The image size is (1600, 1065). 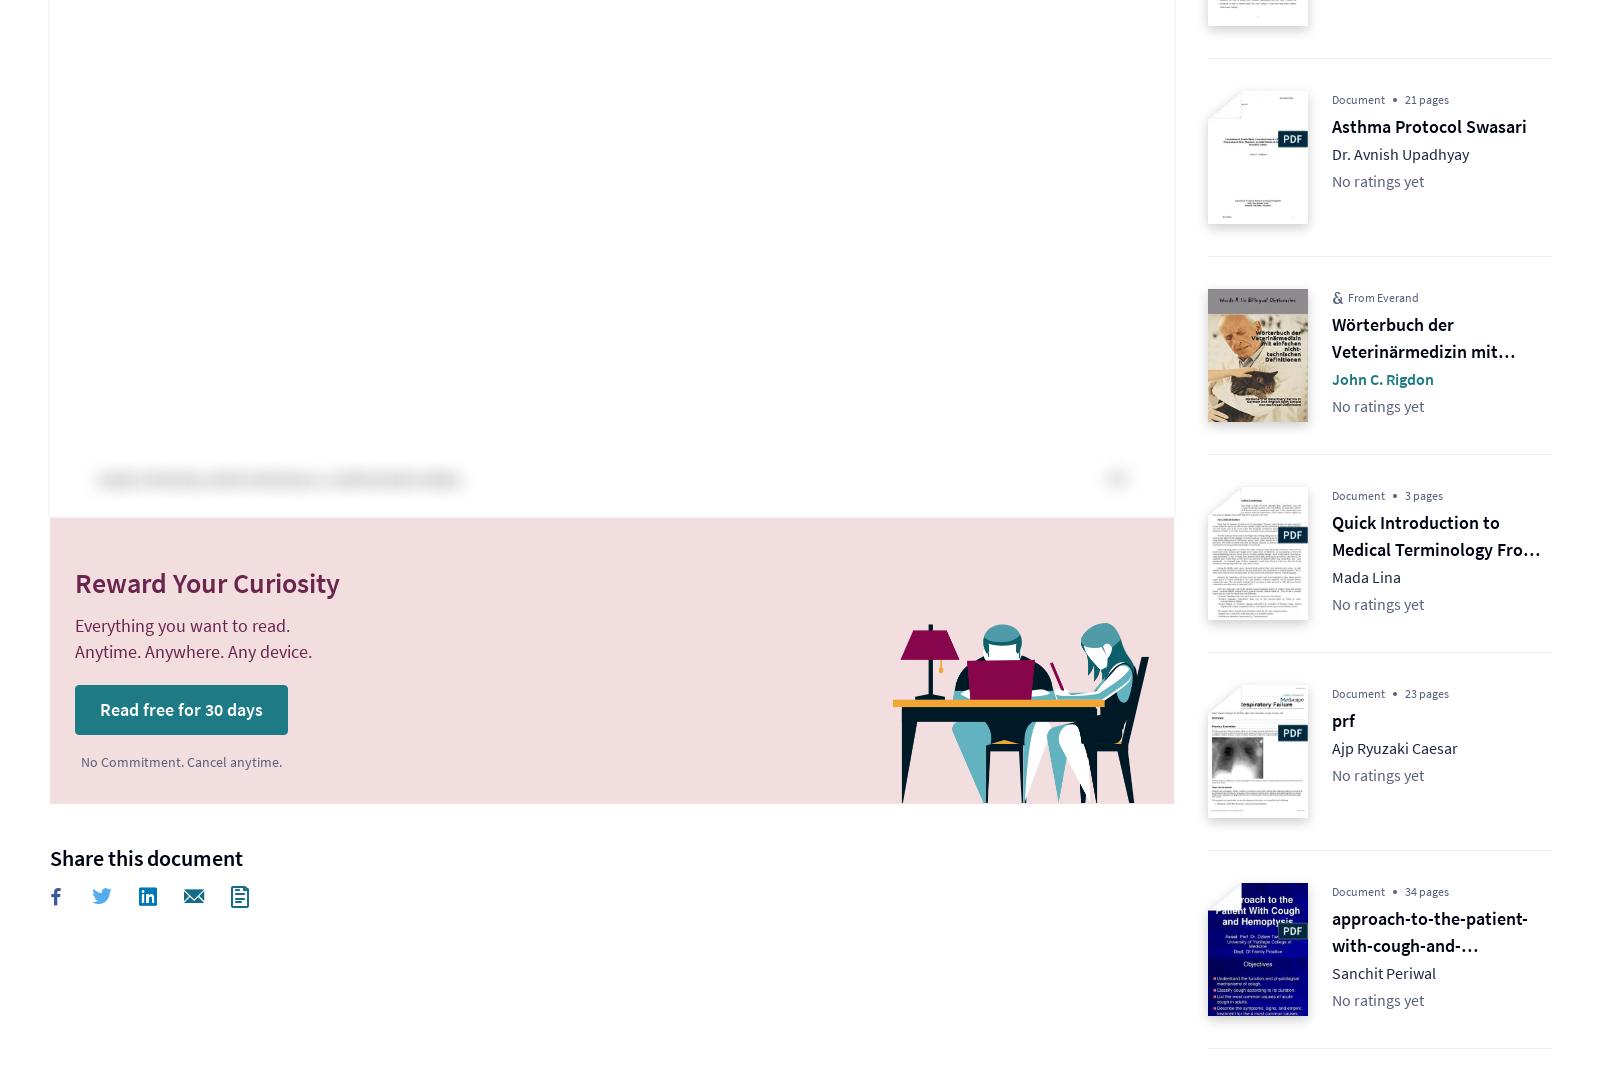 I want to click on 'Anytime. Anywhere. Any device.', so click(x=192, y=650).